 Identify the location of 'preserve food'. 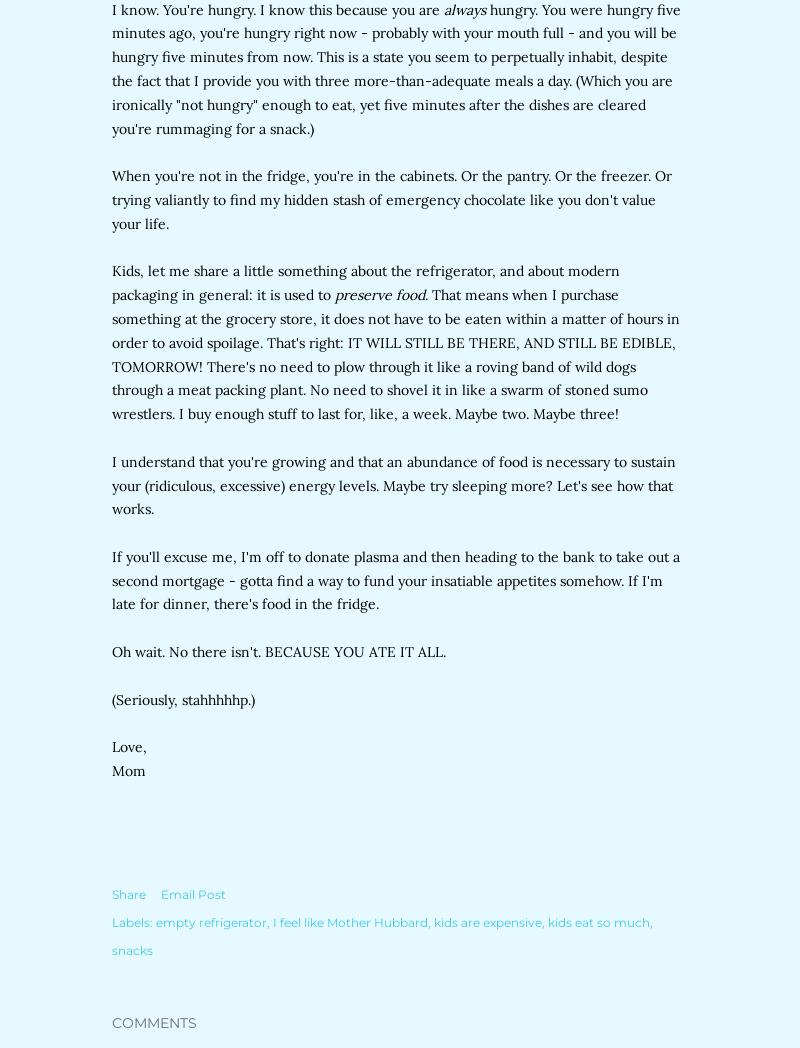
(335, 294).